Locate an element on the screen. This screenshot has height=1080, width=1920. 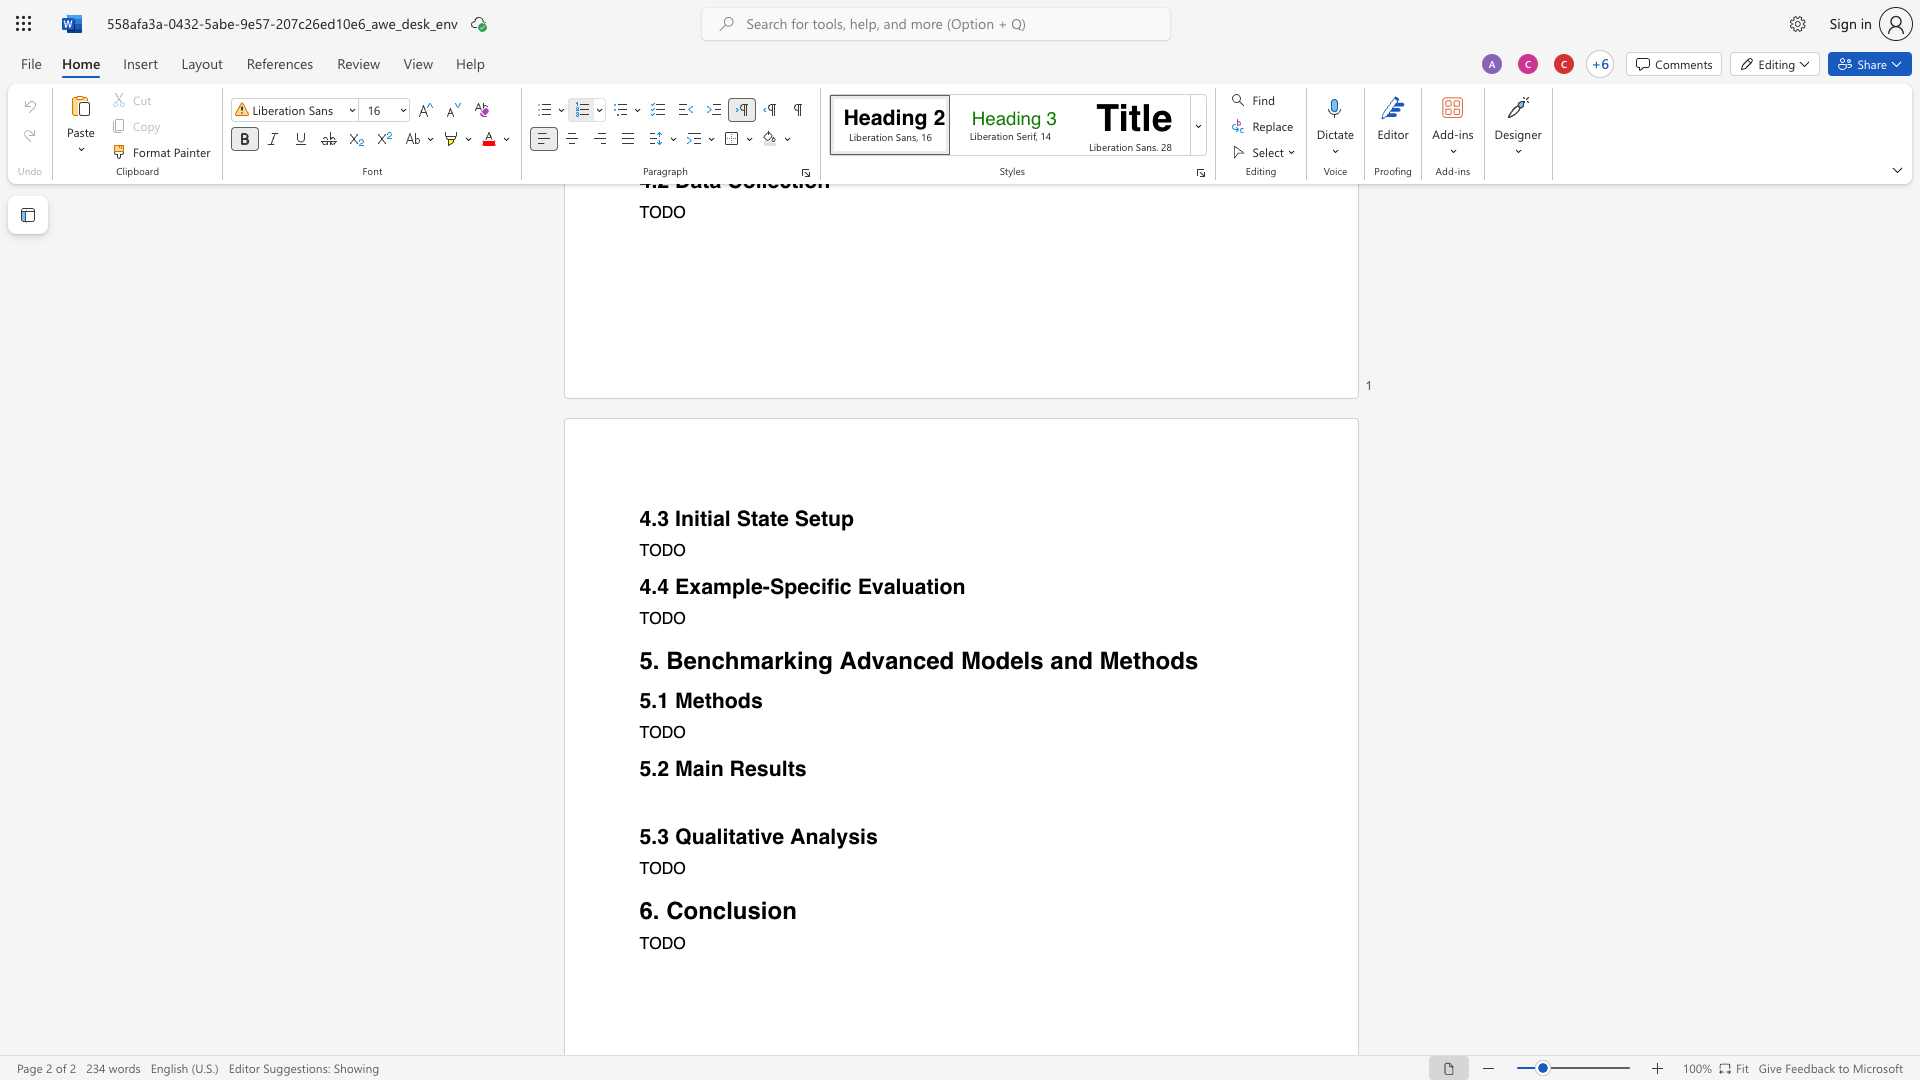
the 1th character "C" in the text is located at coordinates (674, 910).